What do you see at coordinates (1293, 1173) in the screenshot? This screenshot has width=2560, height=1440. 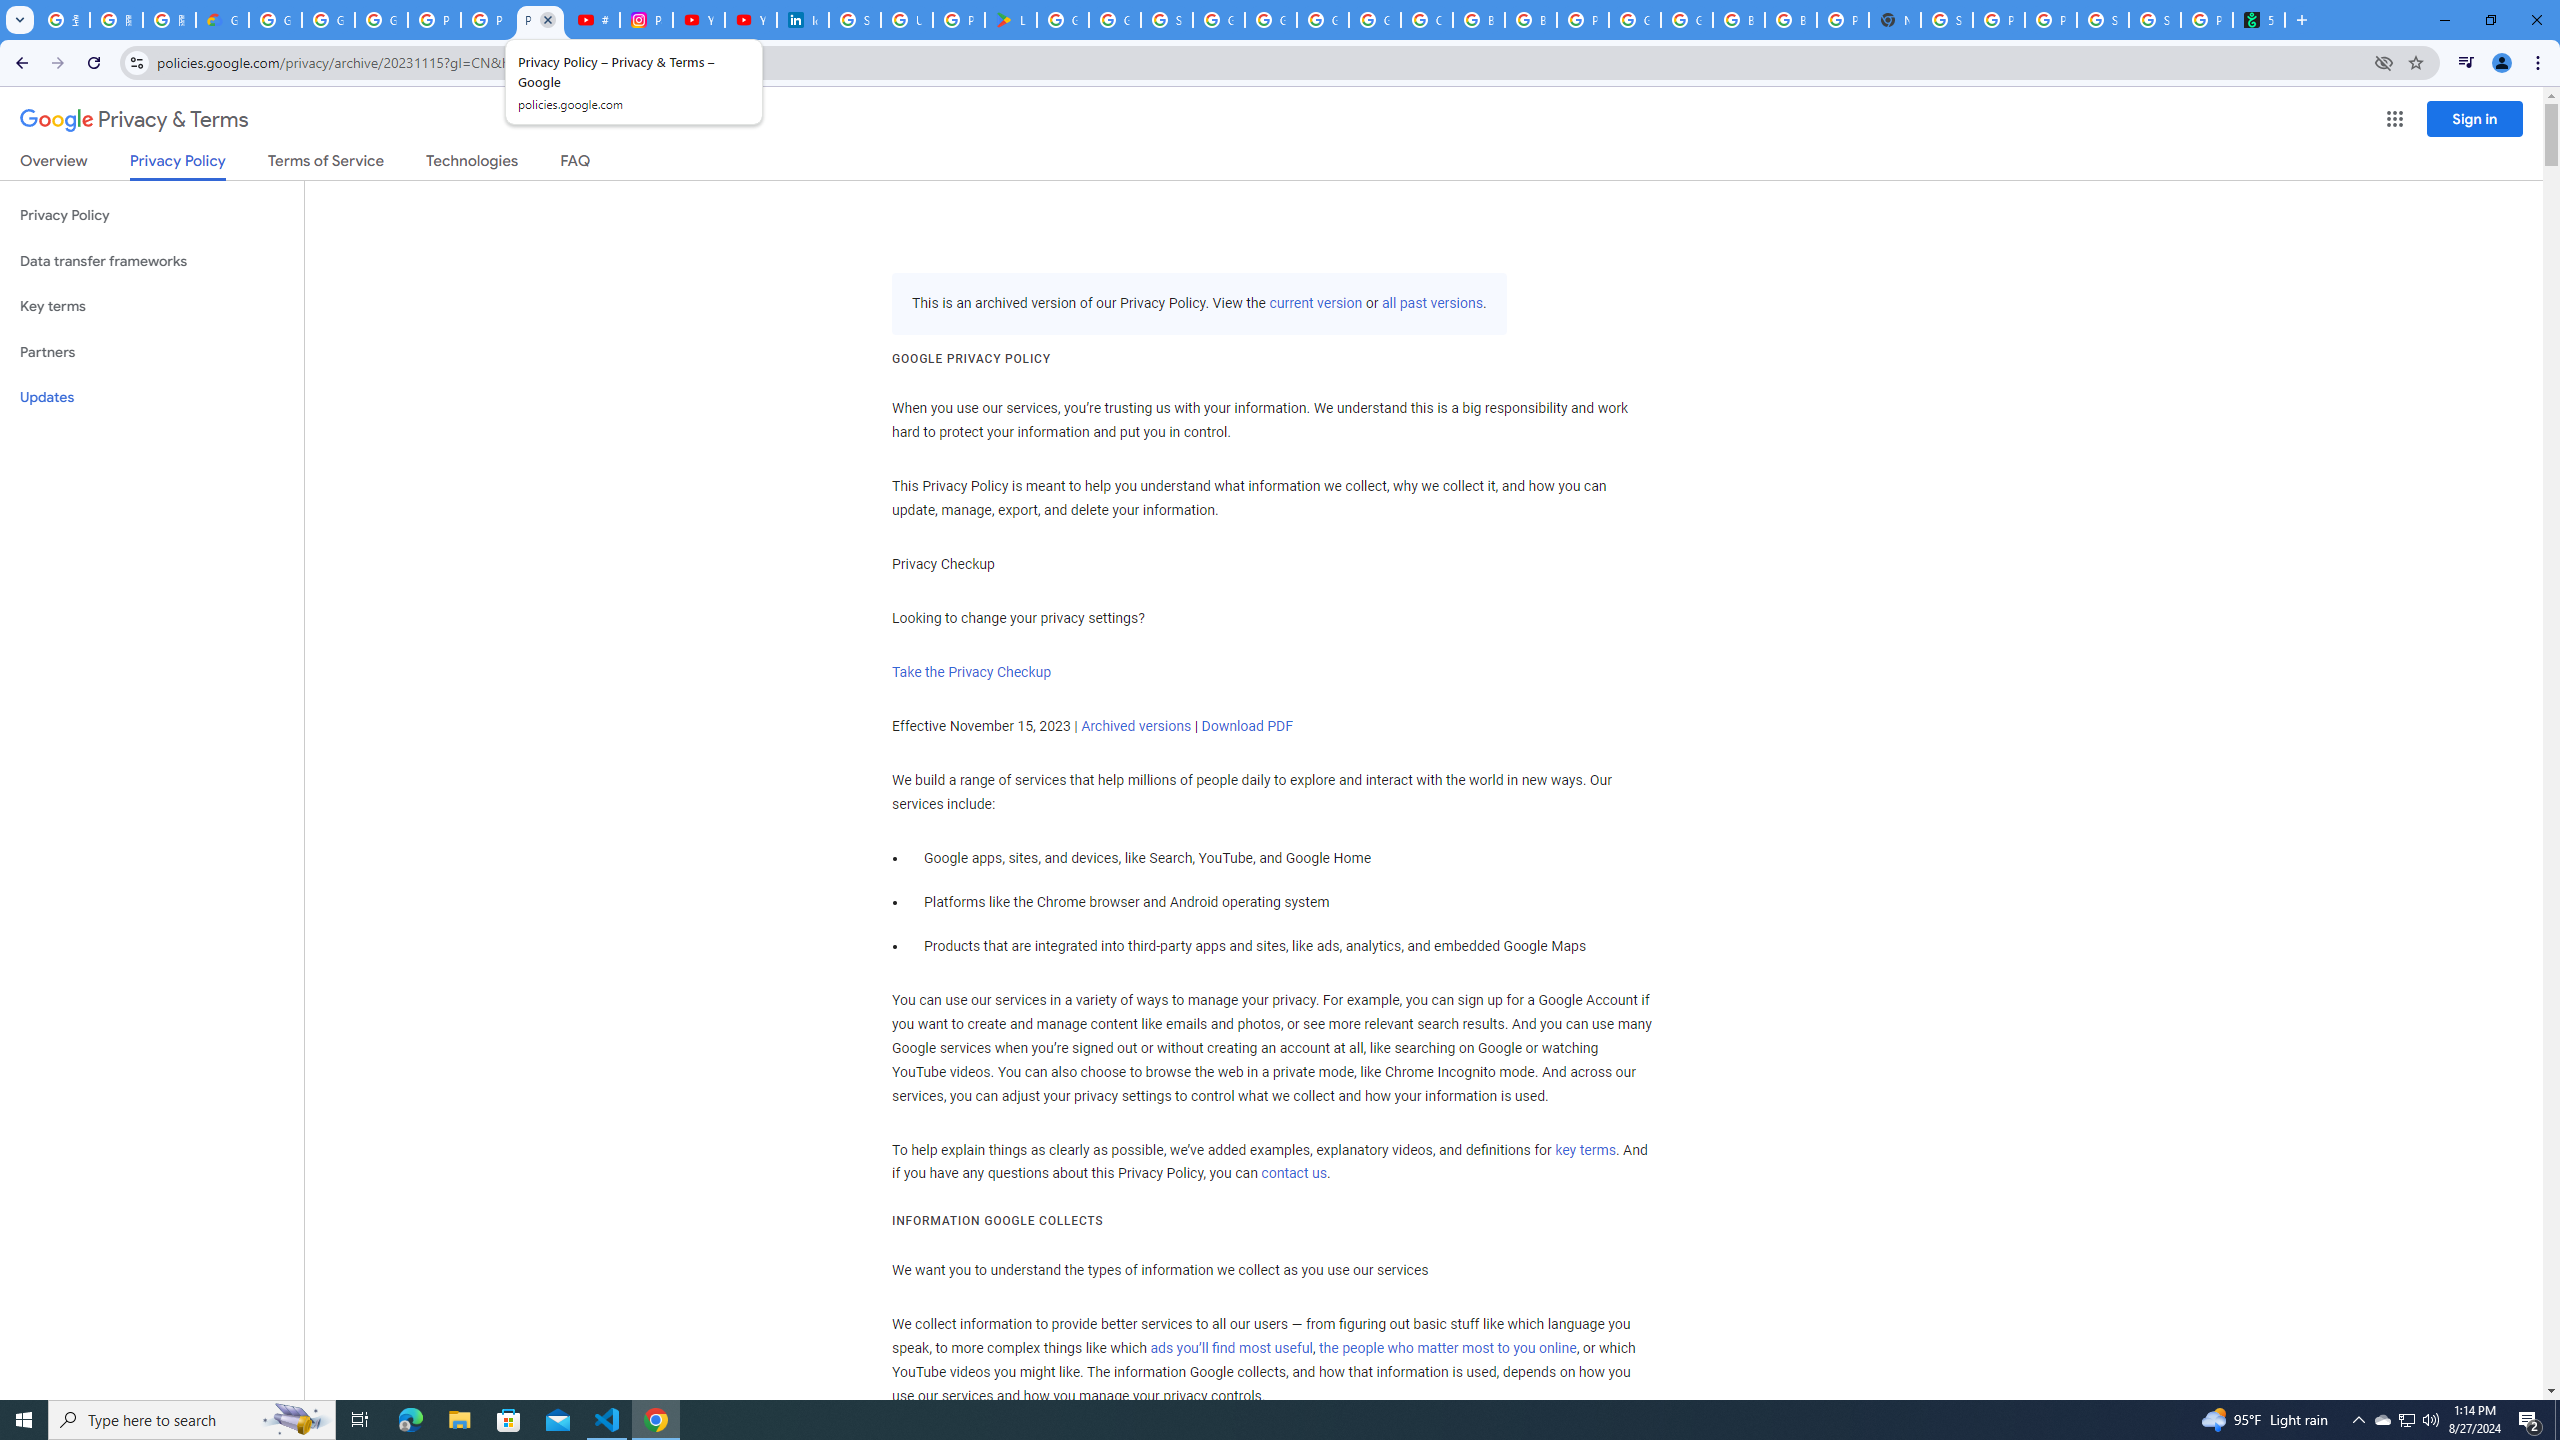 I see `'contact us'` at bounding box center [1293, 1173].